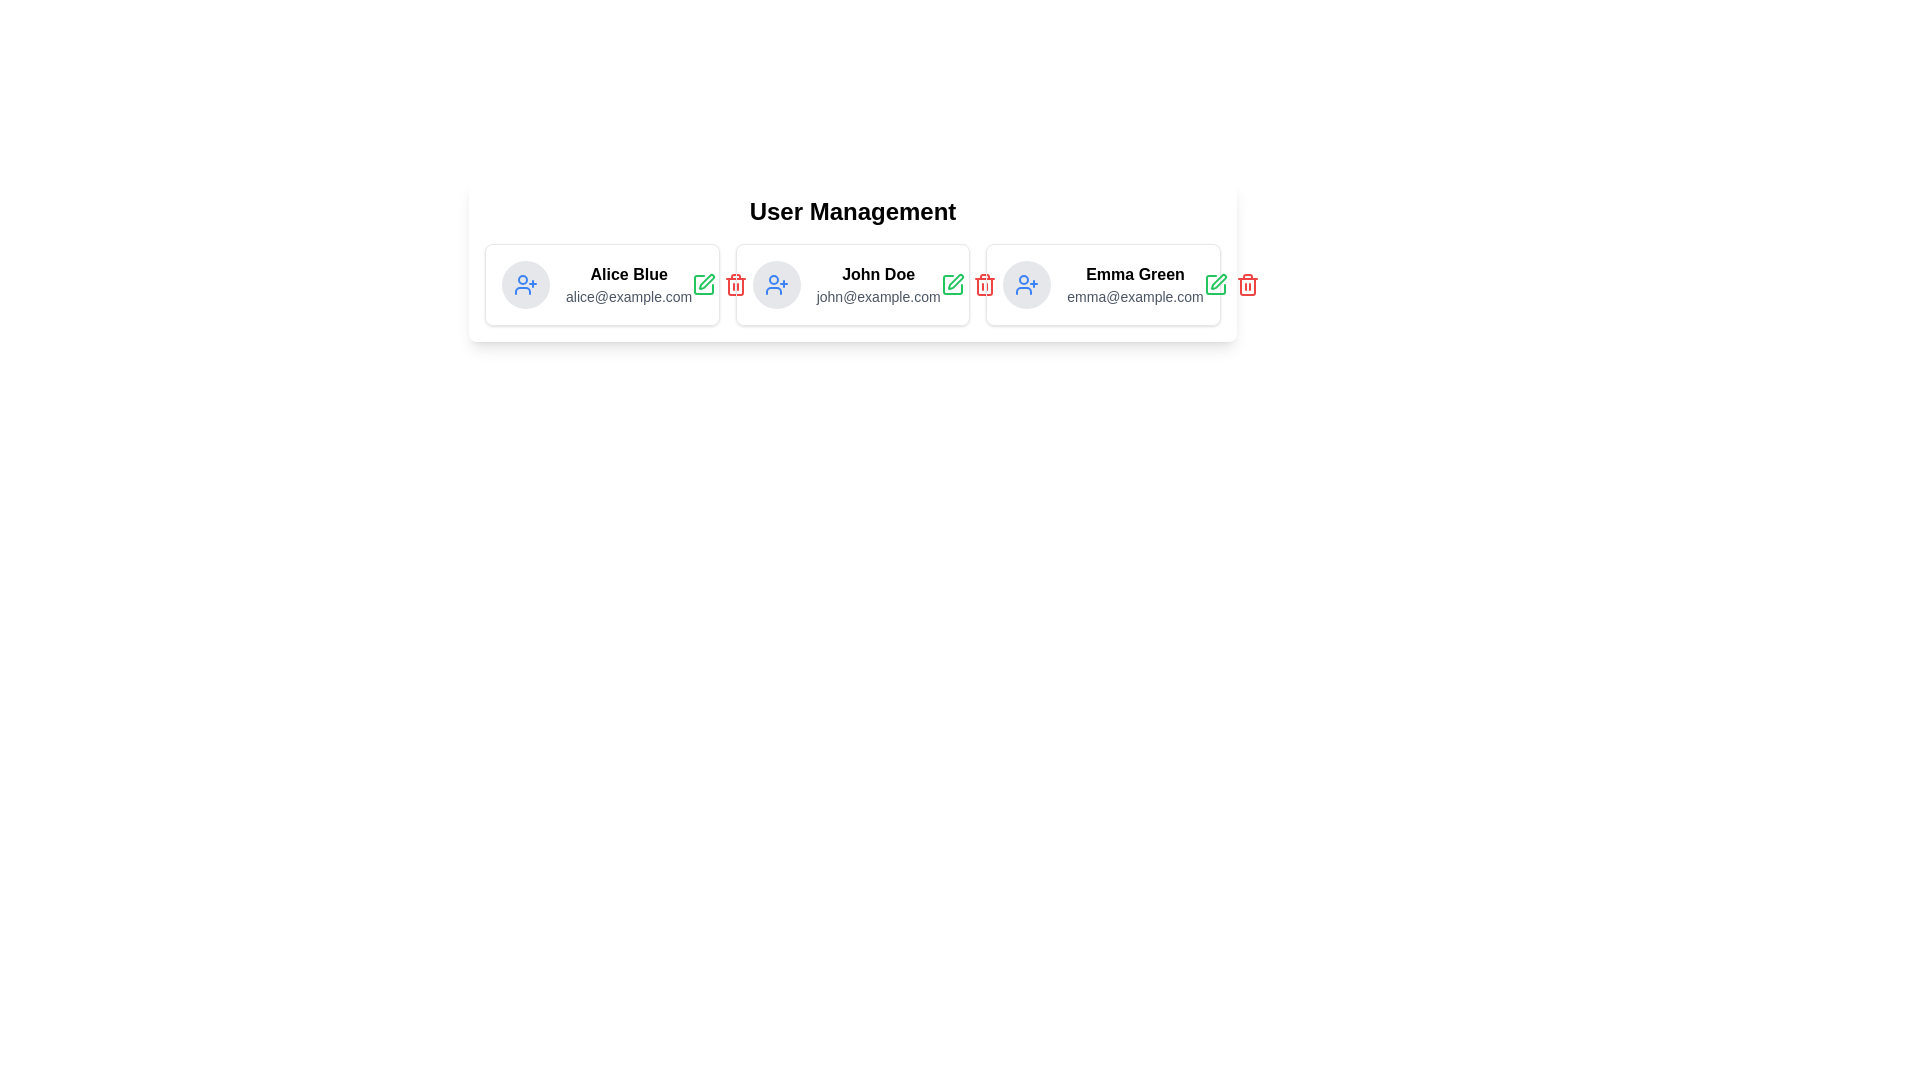 This screenshot has height=1080, width=1920. What do you see at coordinates (1027, 285) in the screenshot?
I see `the user addition icon located at the center of the second card above the text labeled 'John Doe'` at bounding box center [1027, 285].